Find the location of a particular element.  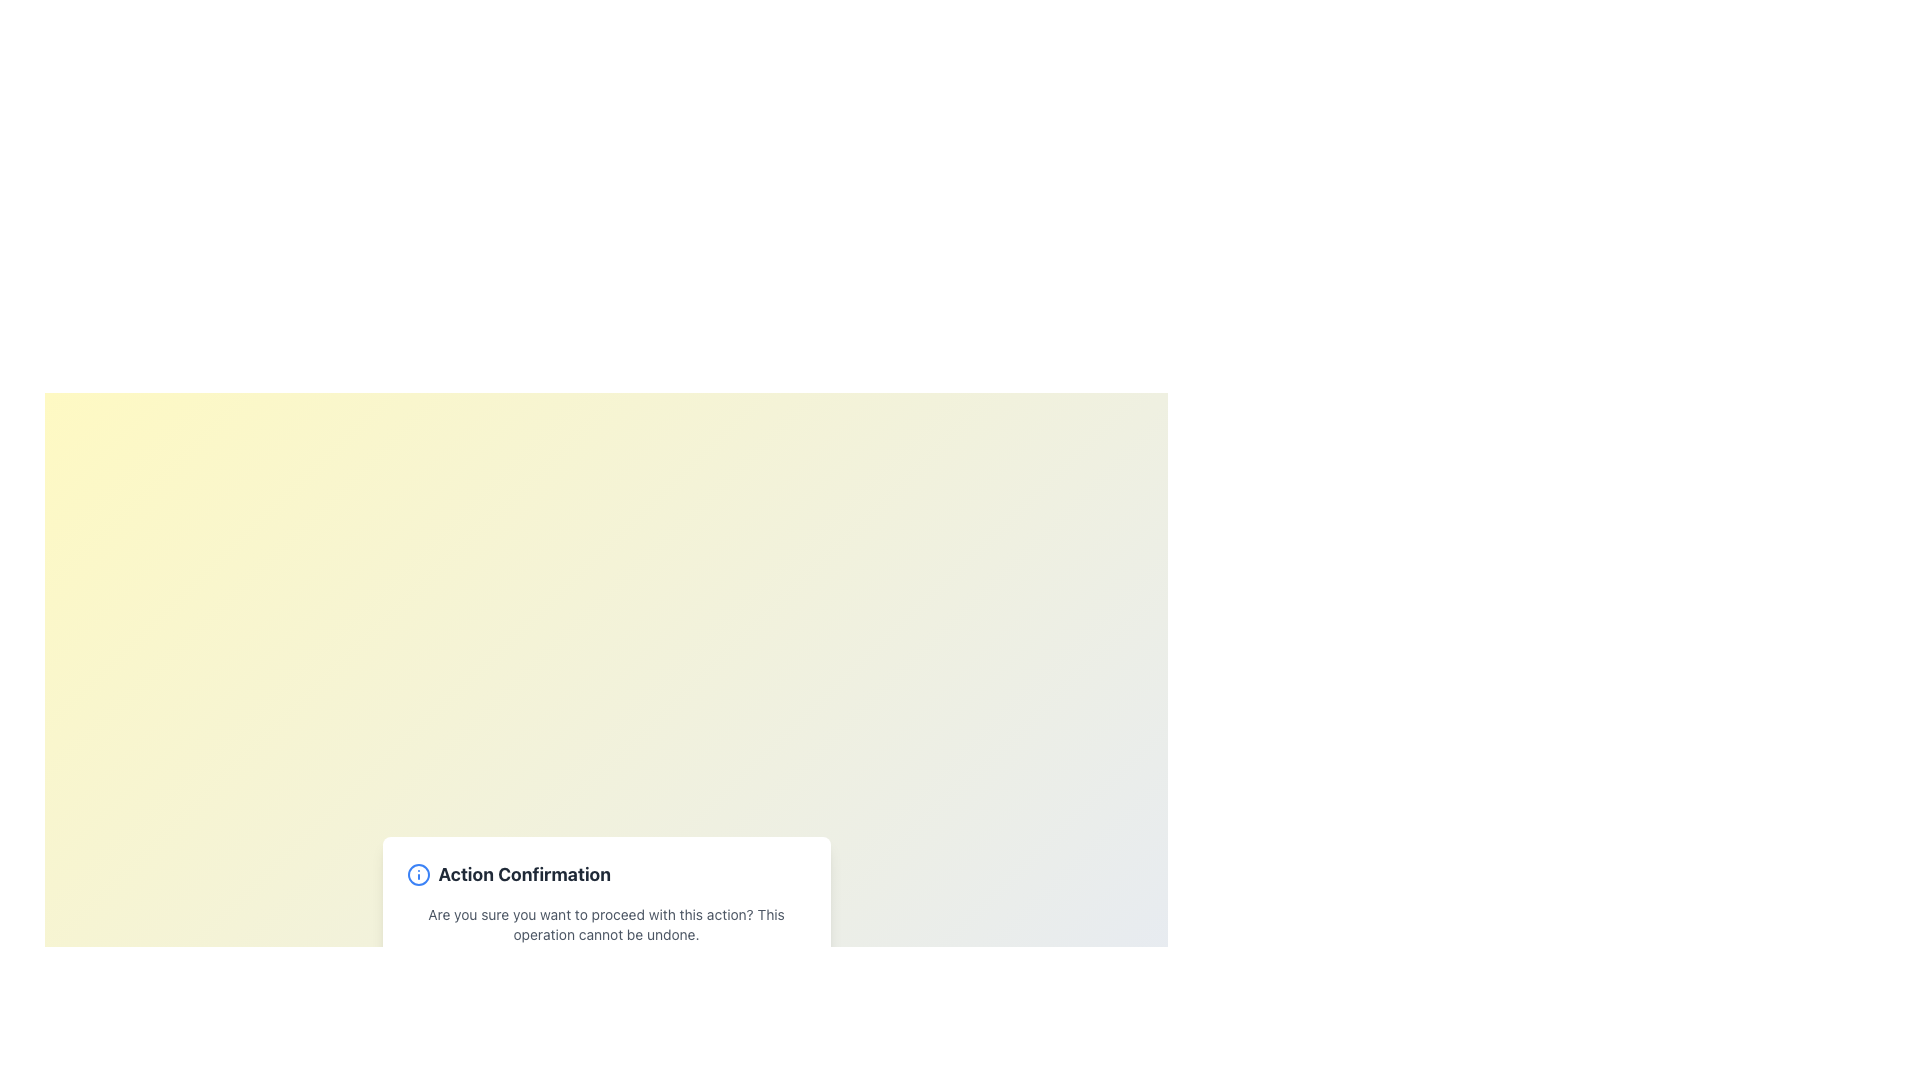

Informational icon located to the left of the 'Action Confirmation' text for additional information is located at coordinates (417, 874).